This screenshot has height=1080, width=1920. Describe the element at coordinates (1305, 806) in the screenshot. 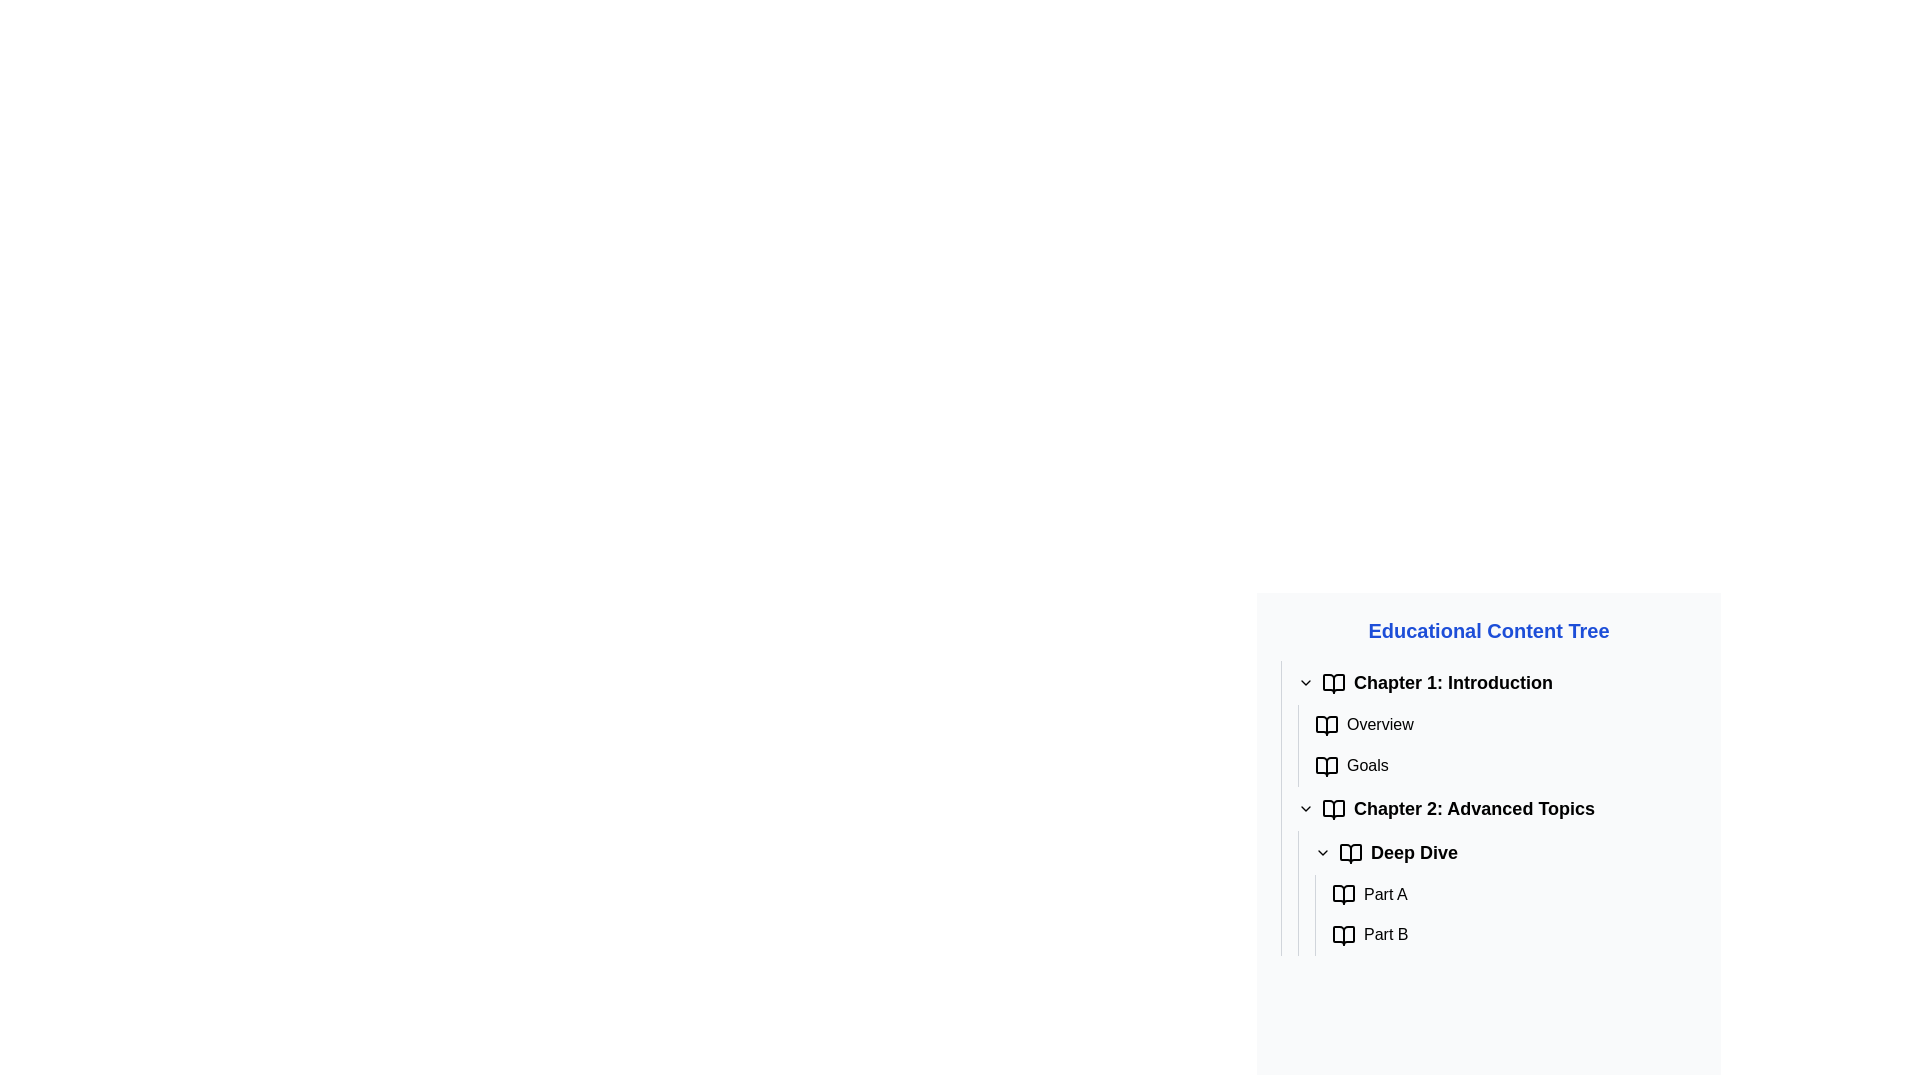

I see `the small downward-pointing chevron icon of the Dropdown toggle button located to the left of the 'Chapter 2: Advanced Topics' menu item` at that location.